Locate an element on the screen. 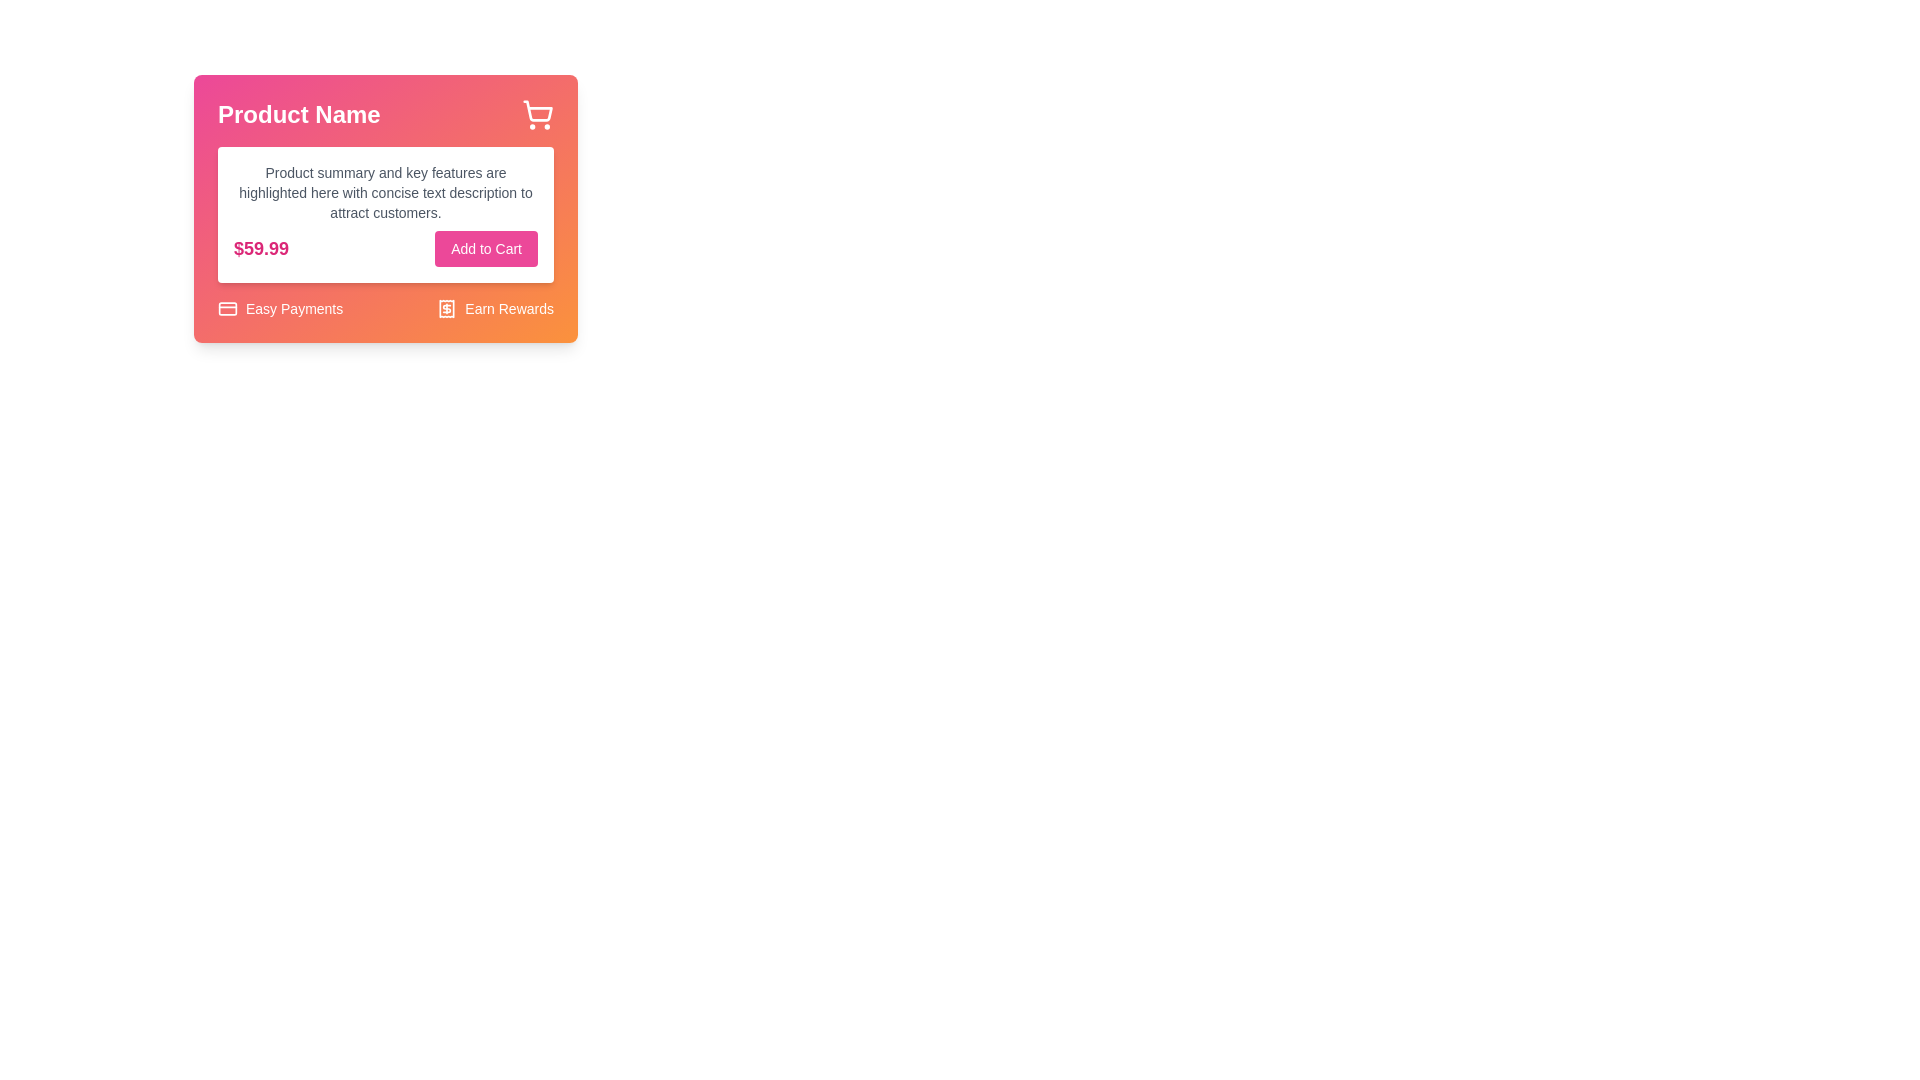  the text label located in the bottom-left section of the interface, which is positioned to the right of a credit card icon and to the left of the 'Earn Rewards' text label is located at coordinates (293, 308).